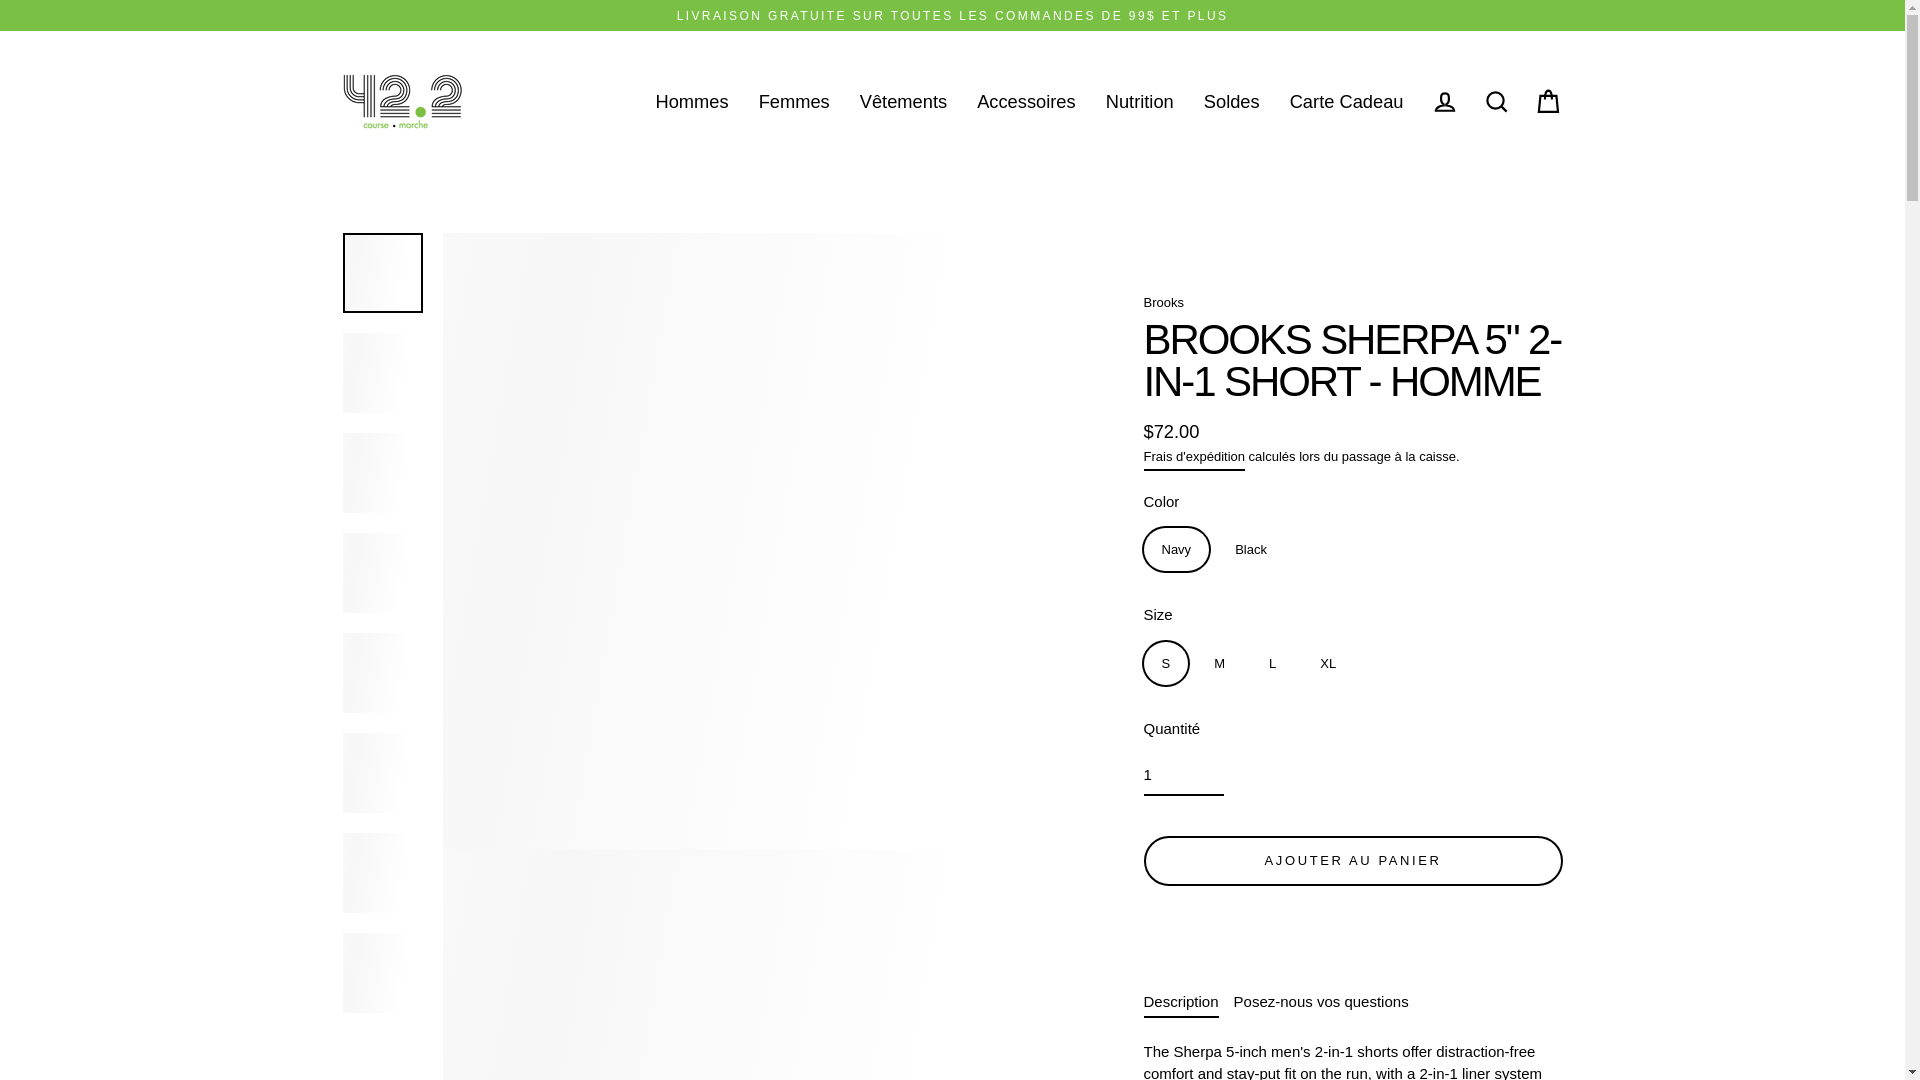 This screenshot has width=1920, height=1080. I want to click on 'Se connecter', so click(1444, 101).